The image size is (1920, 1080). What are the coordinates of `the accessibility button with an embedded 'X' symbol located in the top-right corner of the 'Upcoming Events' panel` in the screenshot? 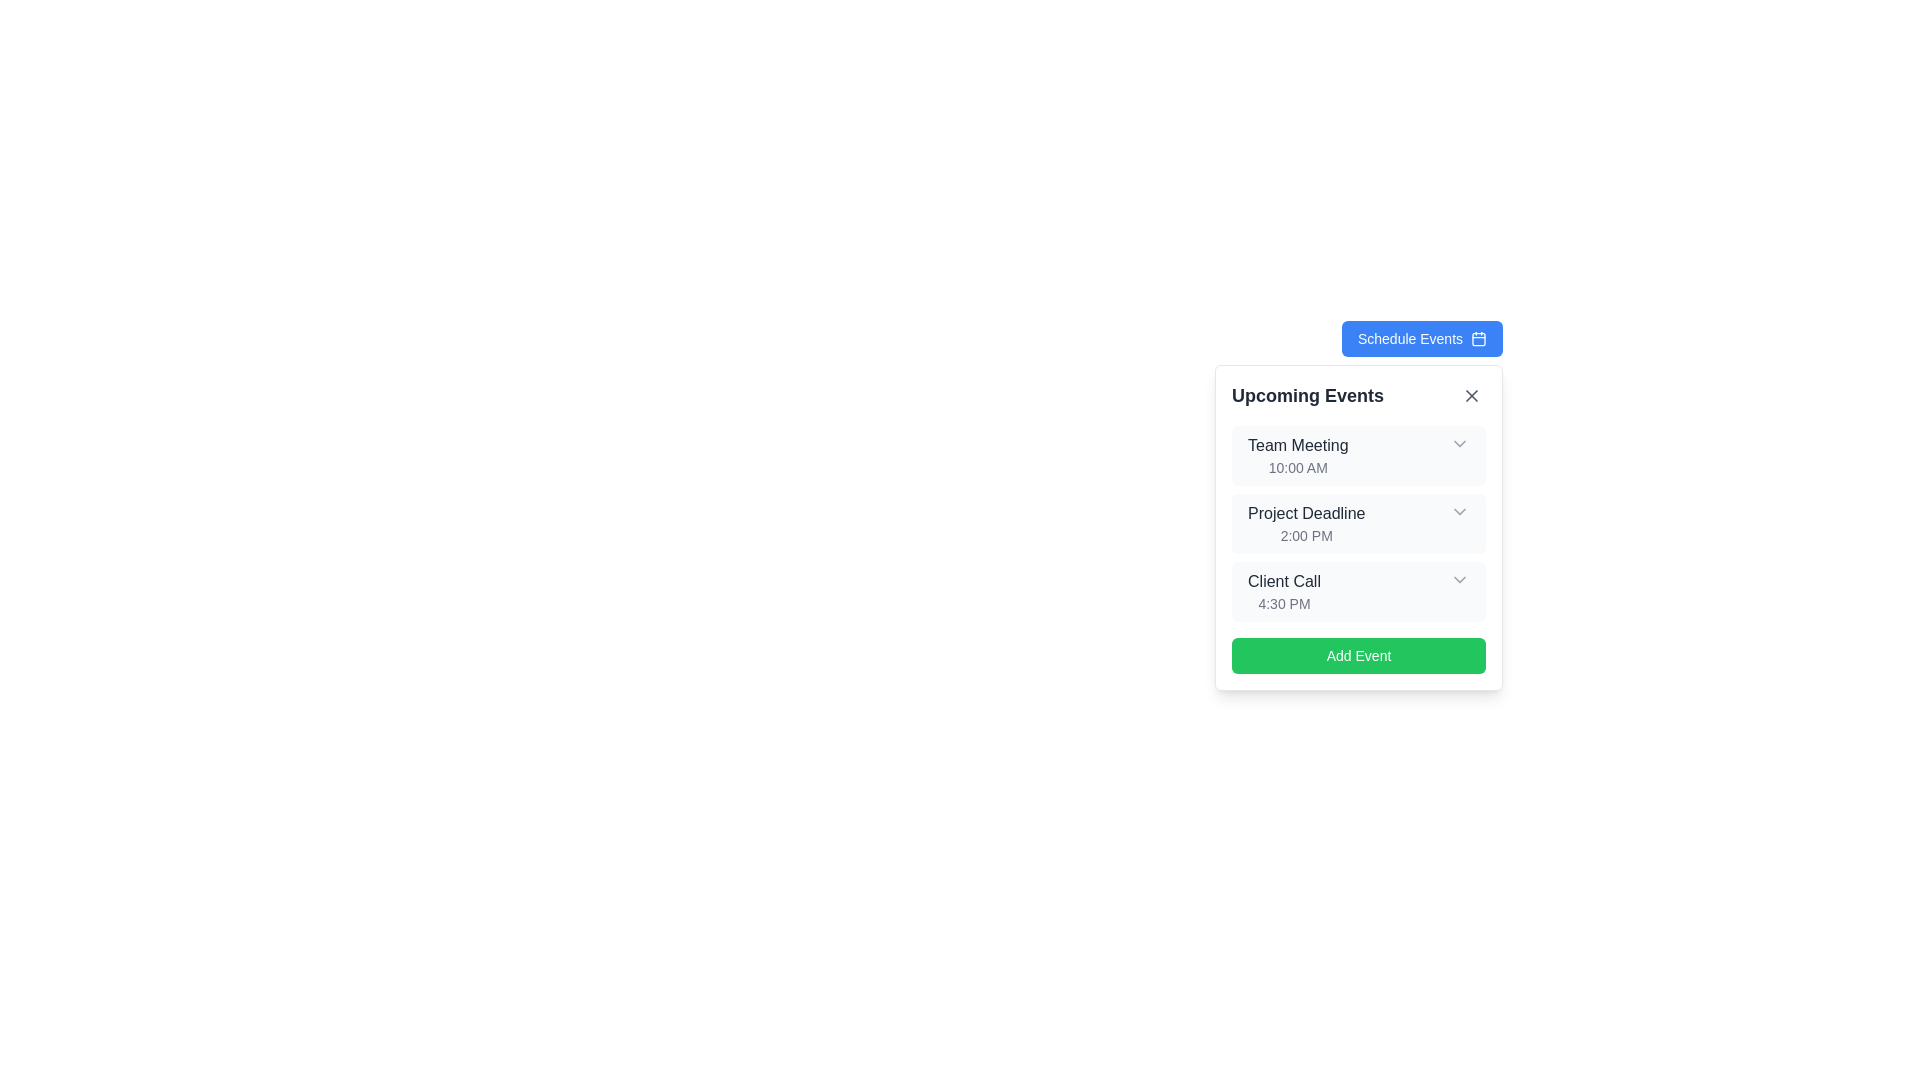 It's located at (1472, 396).